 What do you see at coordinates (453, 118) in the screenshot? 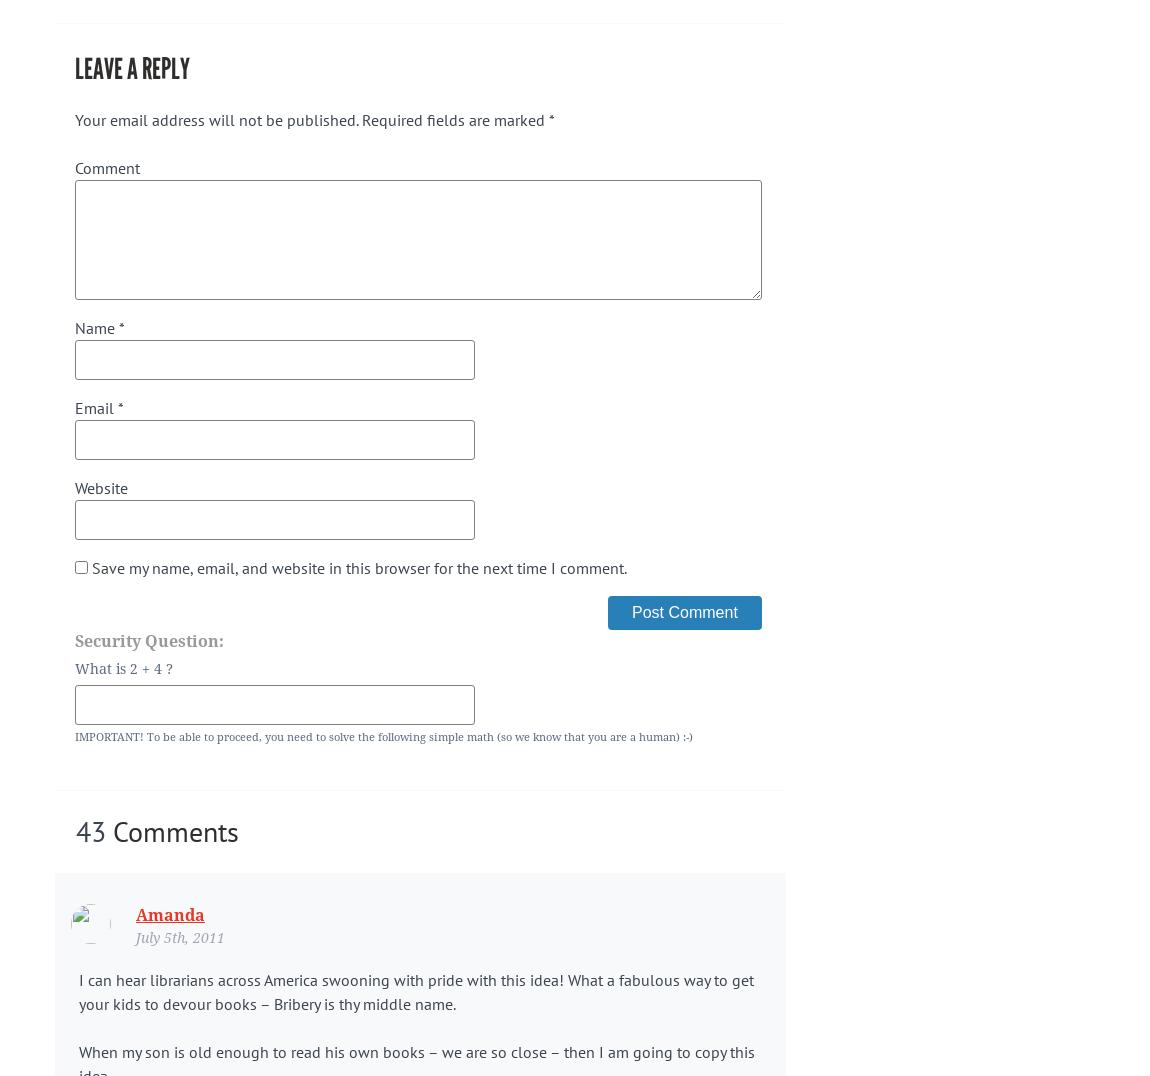
I see `'Required fields are marked'` at bounding box center [453, 118].